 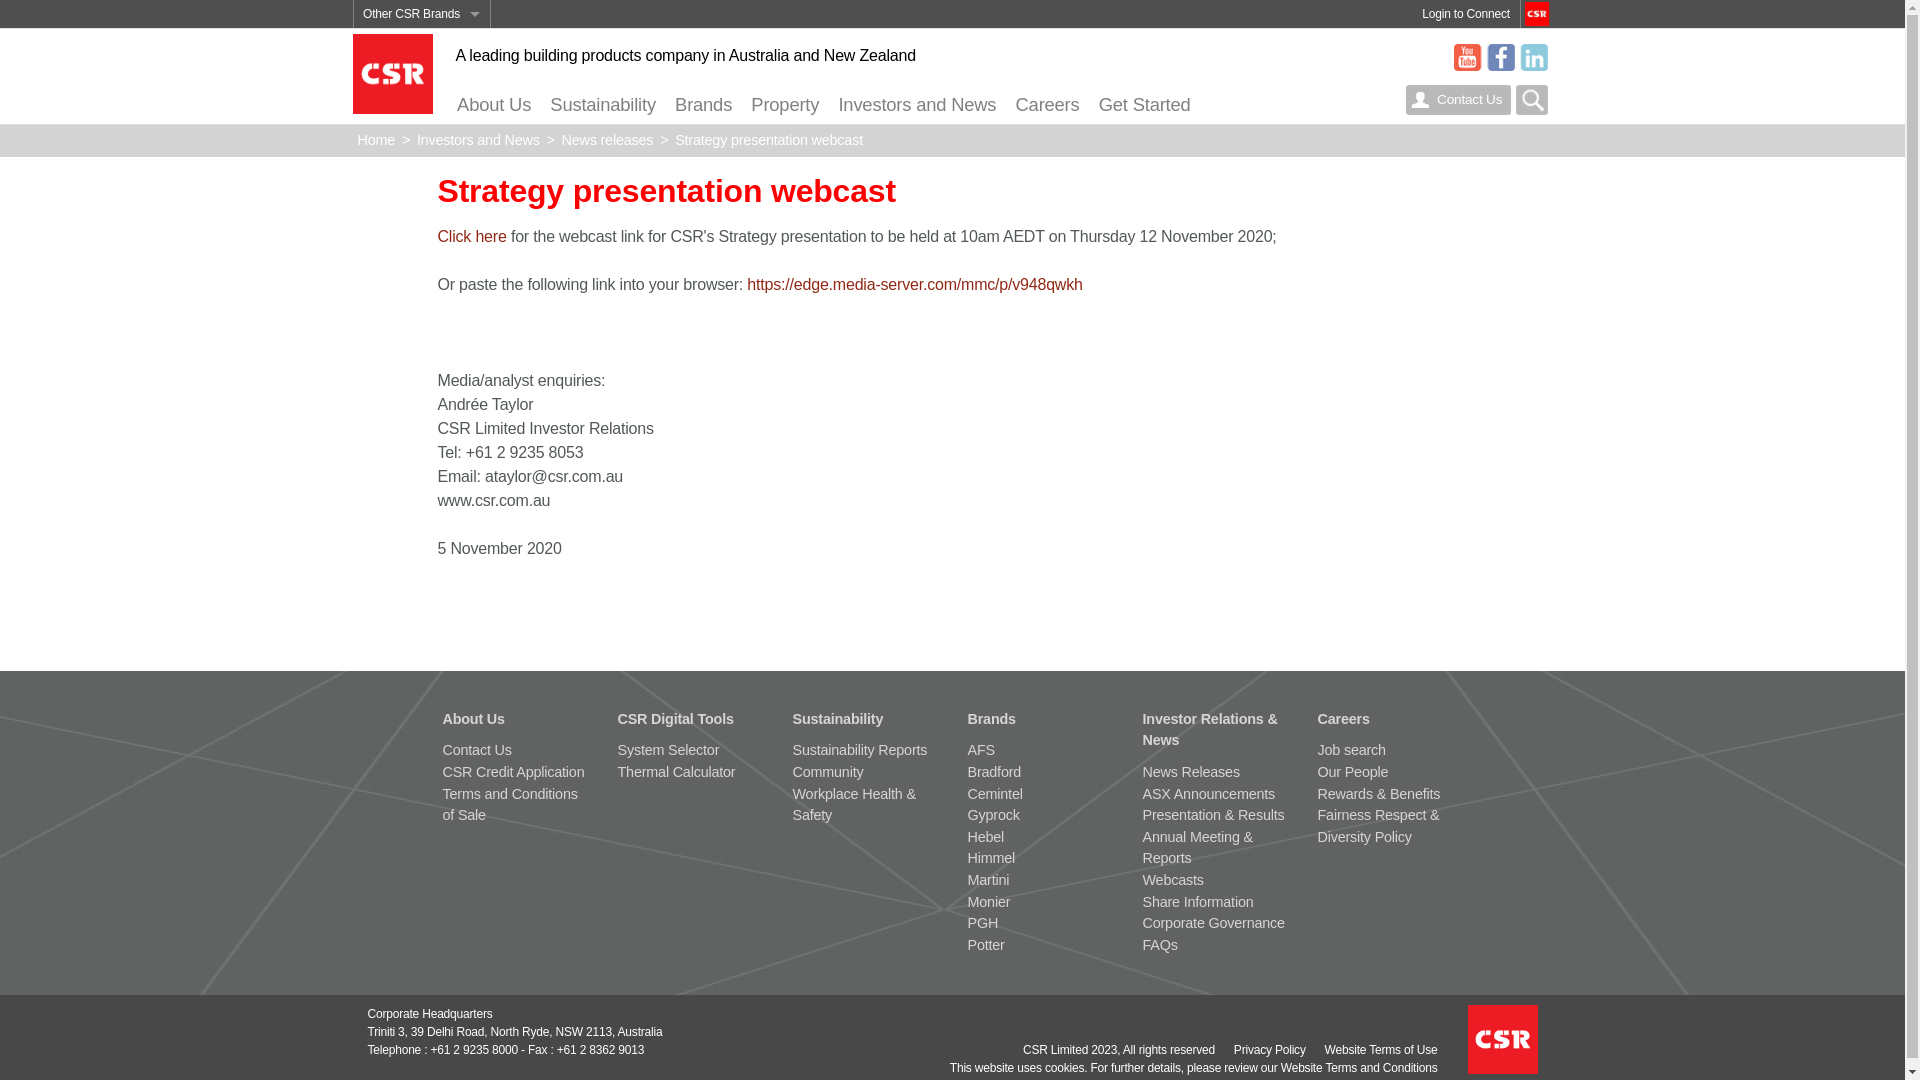 What do you see at coordinates (1196, 848) in the screenshot?
I see `'Annual Meeting & Reports'` at bounding box center [1196, 848].